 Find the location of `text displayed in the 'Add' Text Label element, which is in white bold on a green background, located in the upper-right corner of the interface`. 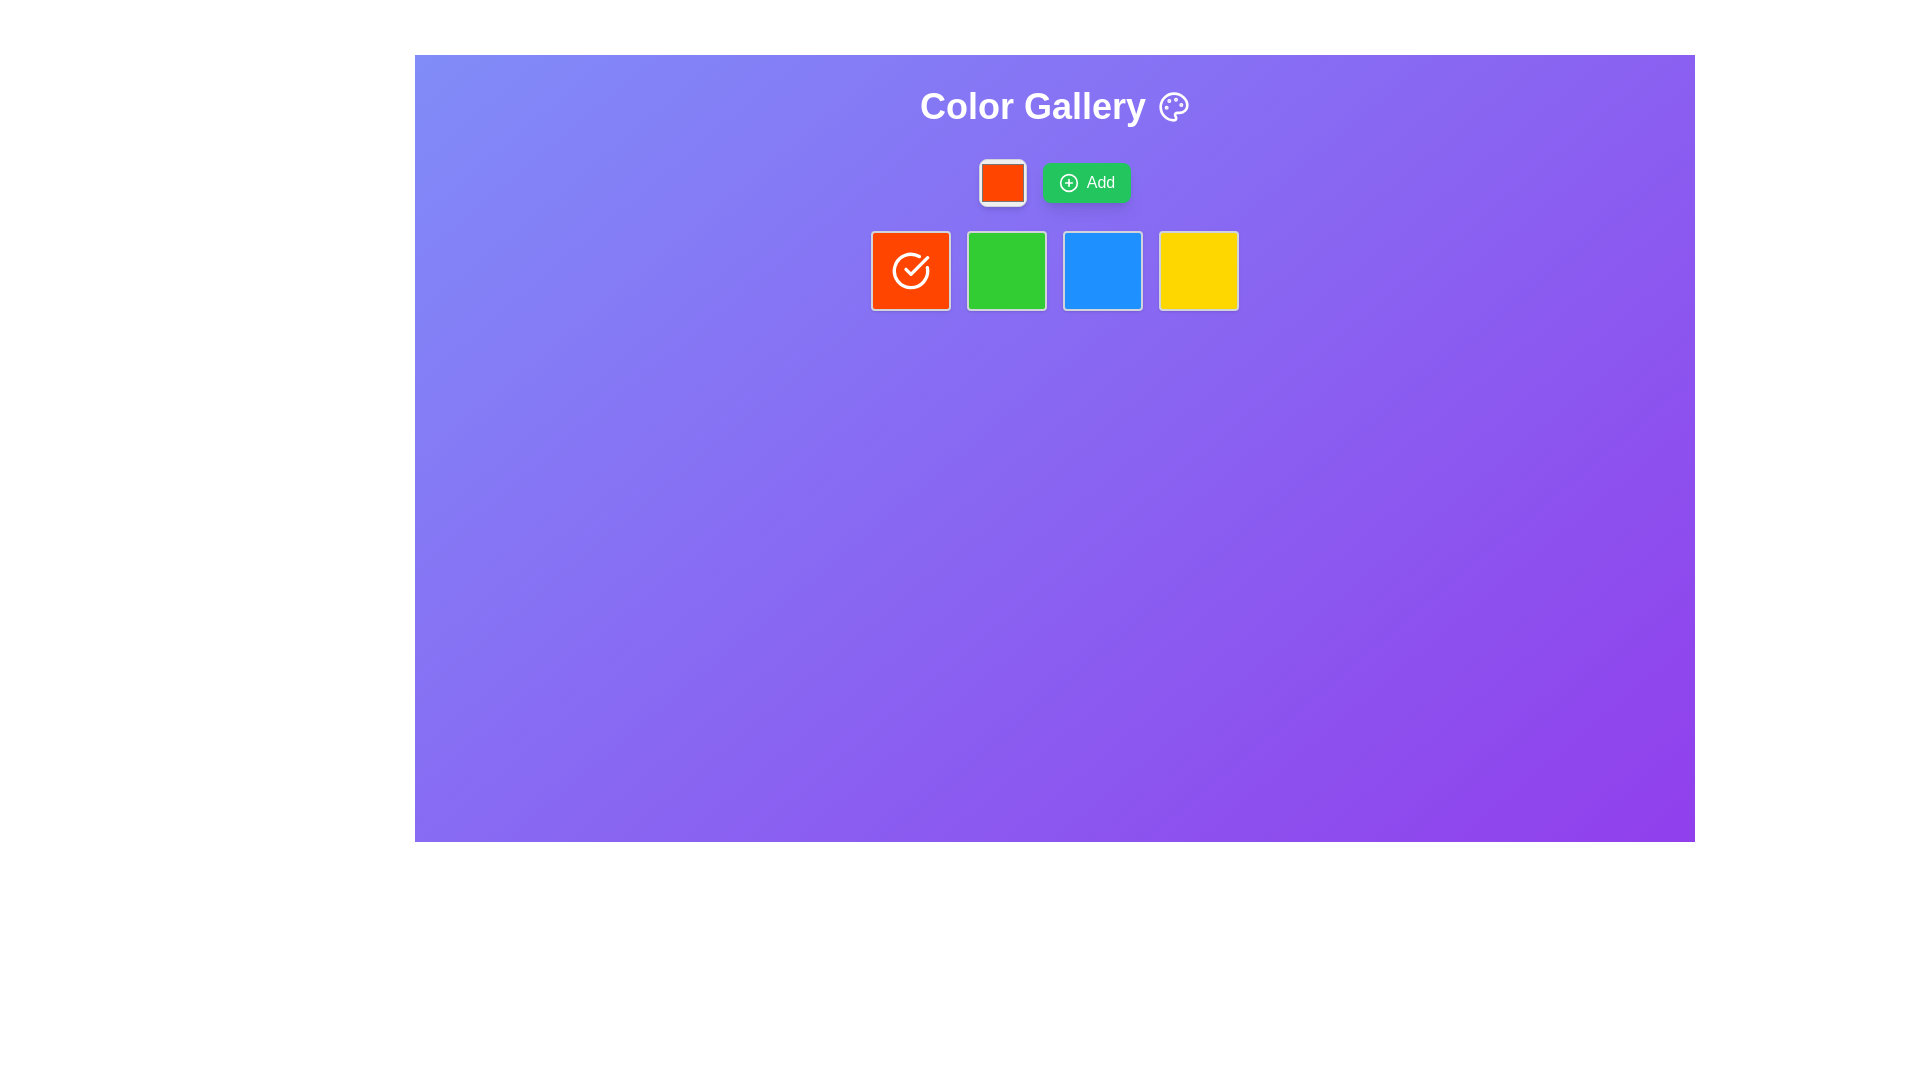

text displayed in the 'Add' Text Label element, which is in white bold on a green background, located in the upper-right corner of the interface is located at coordinates (1099, 182).